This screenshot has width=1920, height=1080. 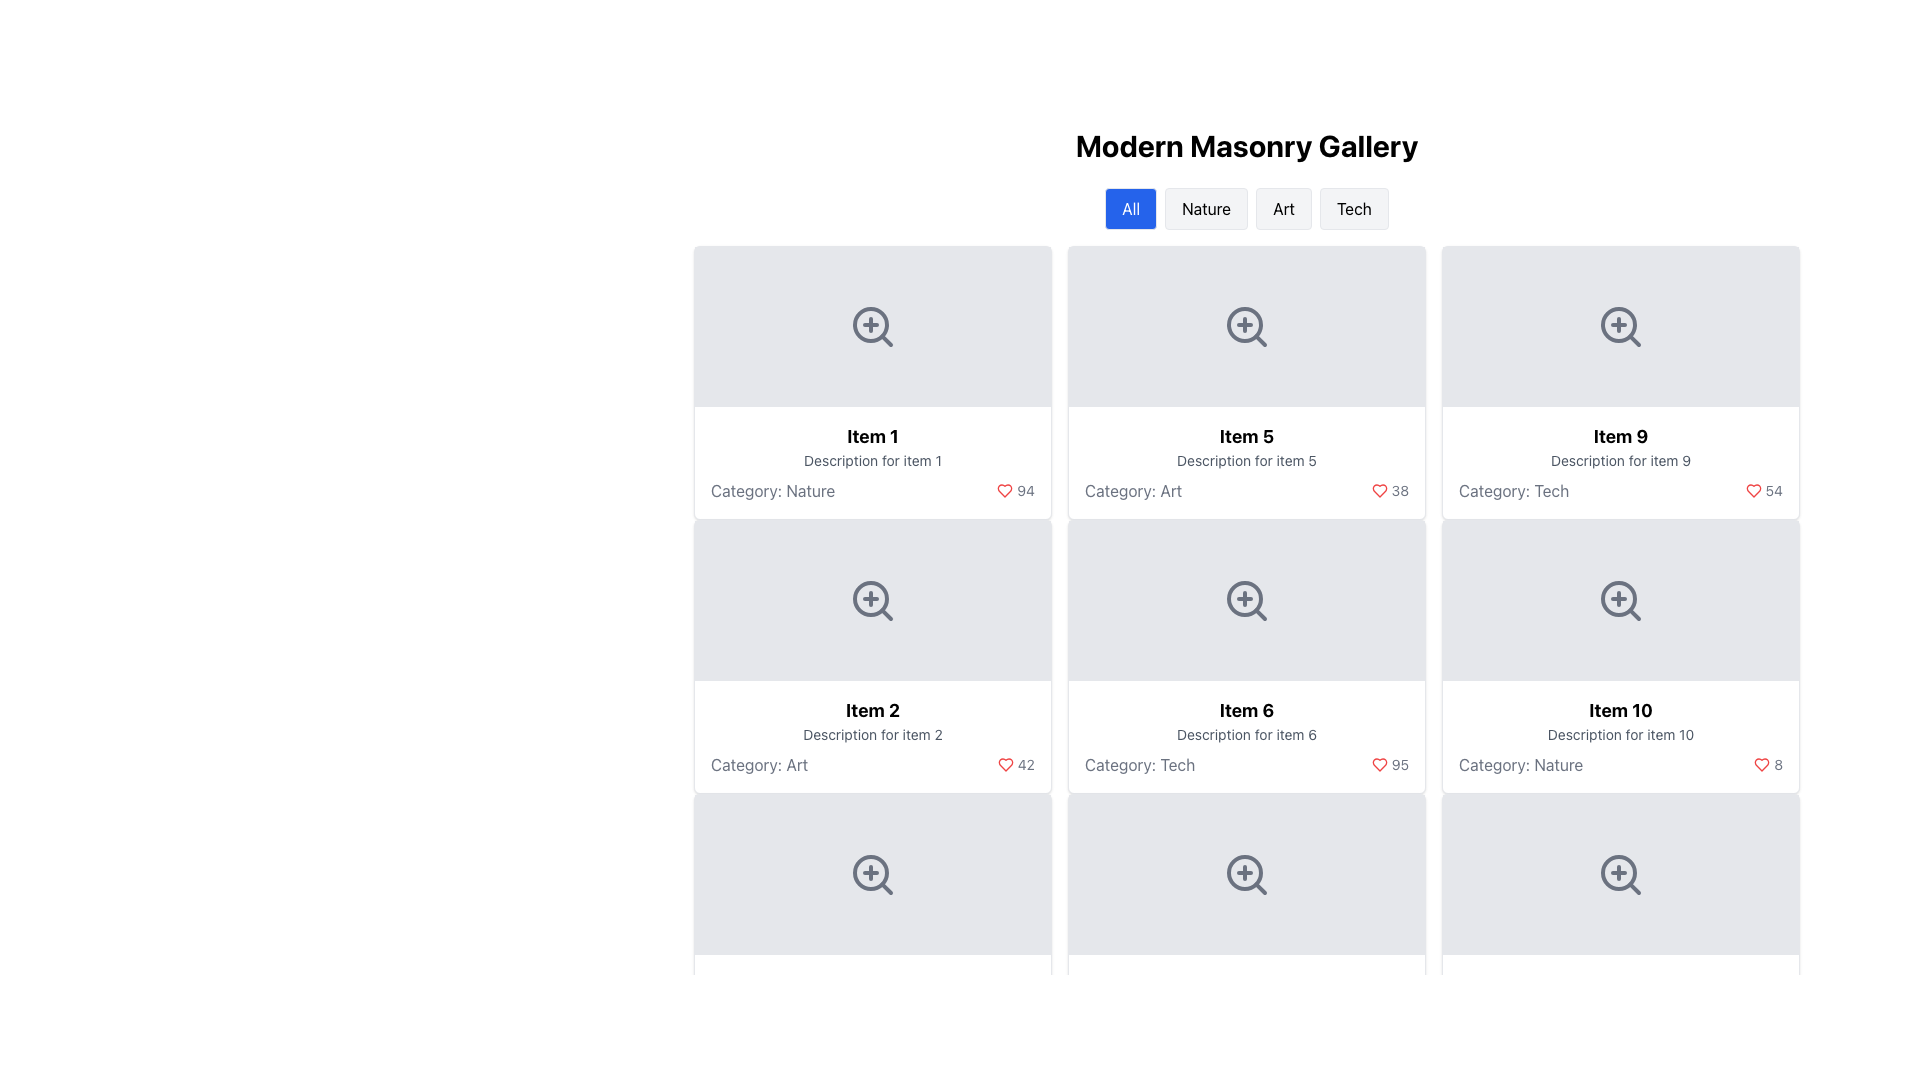 I want to click on the heart-shaped icon in the bottom-right corner of the card labeled 'Item 9', which represents a 'like' or 'favorite' action, so click(x=1762, y=764).